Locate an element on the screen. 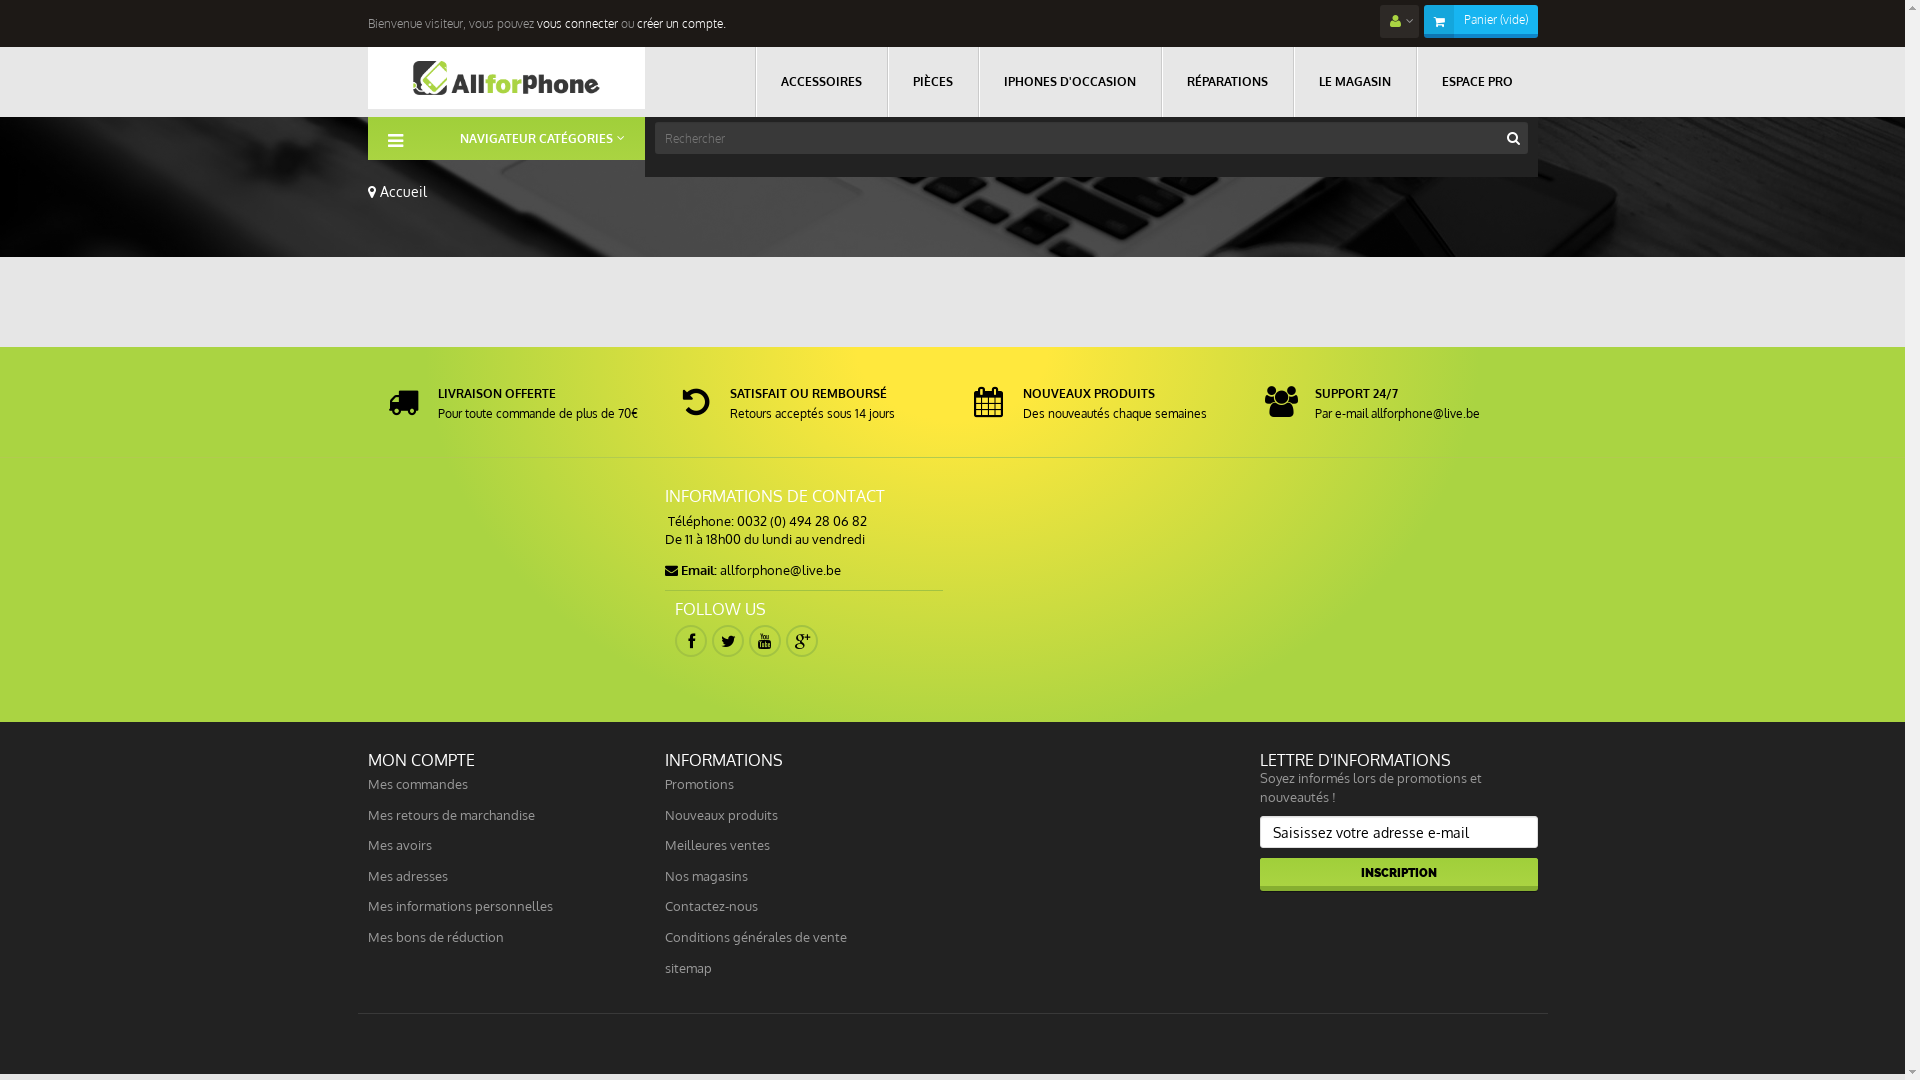  'IPHONES D'OCCASION' is located at coordinates (1068, 80).